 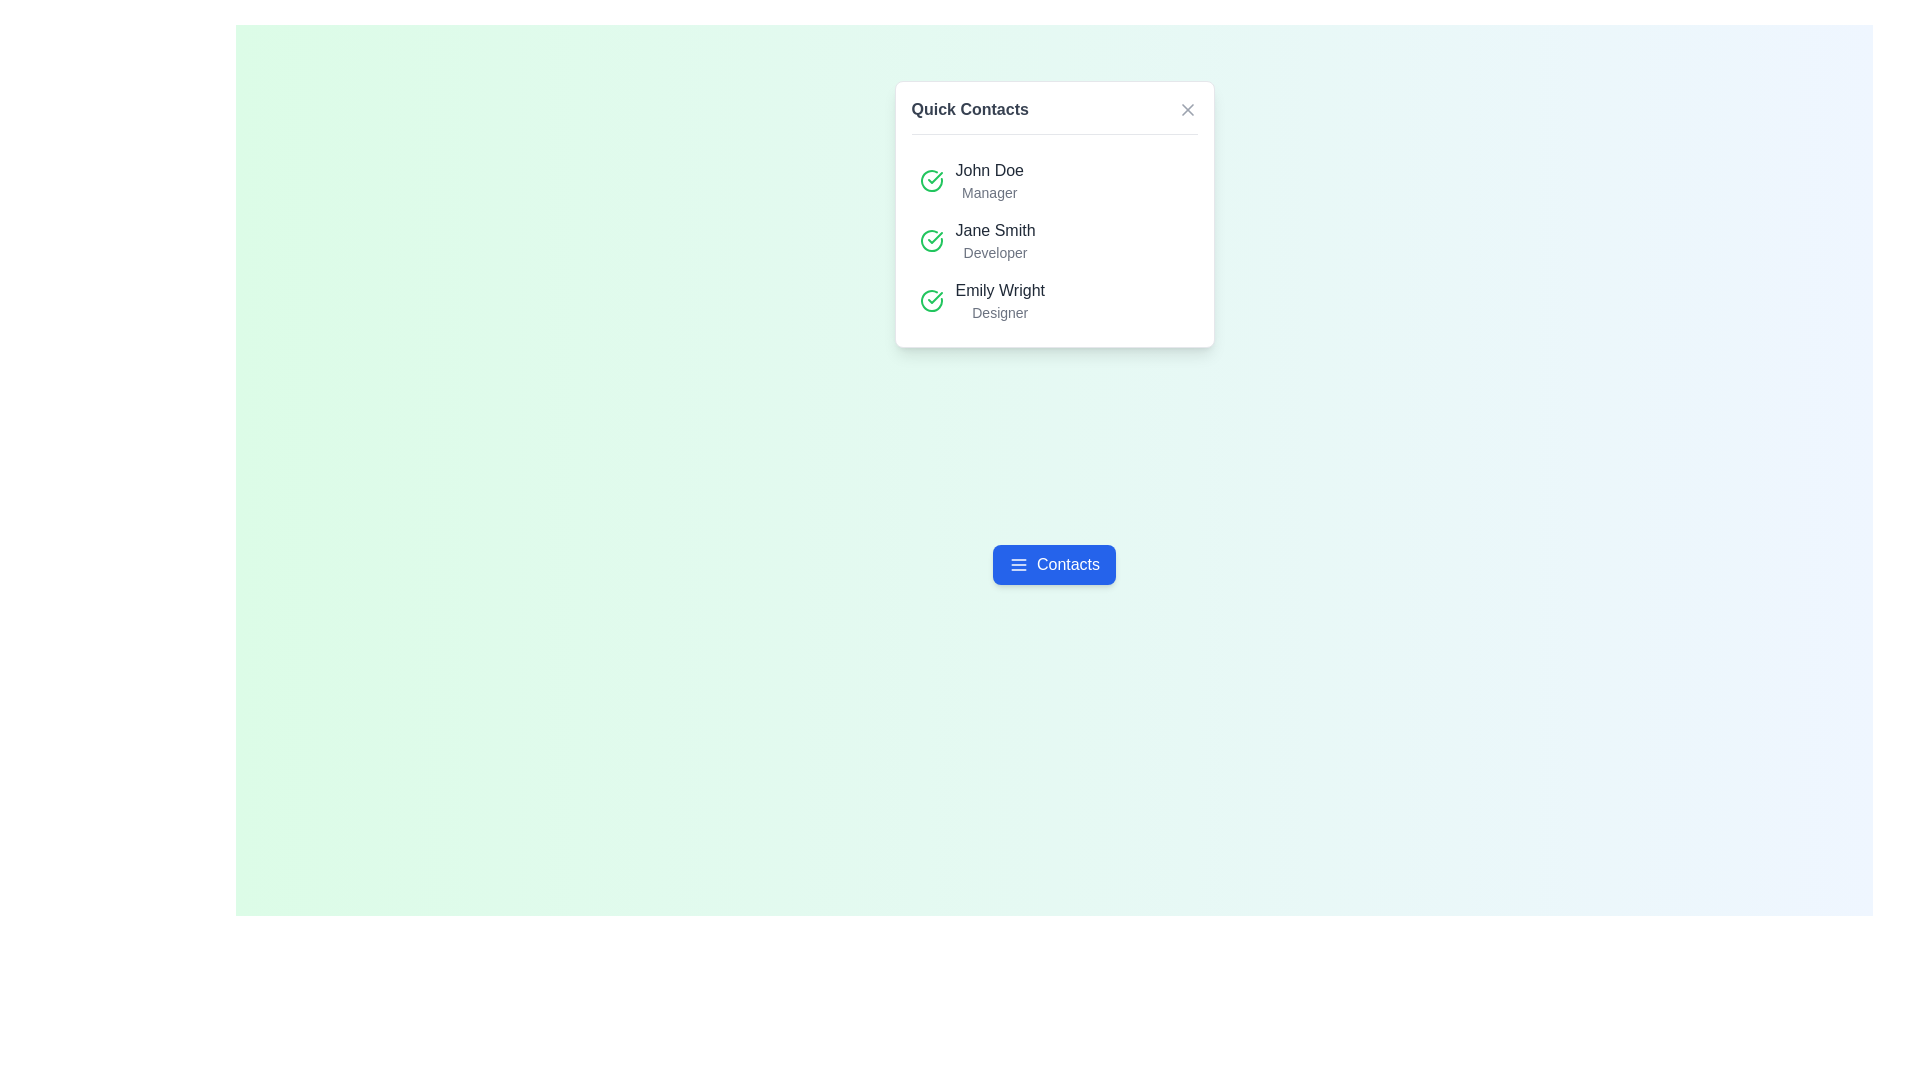 I want to click on the text label displaying 'Manager' located below 'John Doe' in the 'Quick Contacts' section, so click(x=989, y=192).